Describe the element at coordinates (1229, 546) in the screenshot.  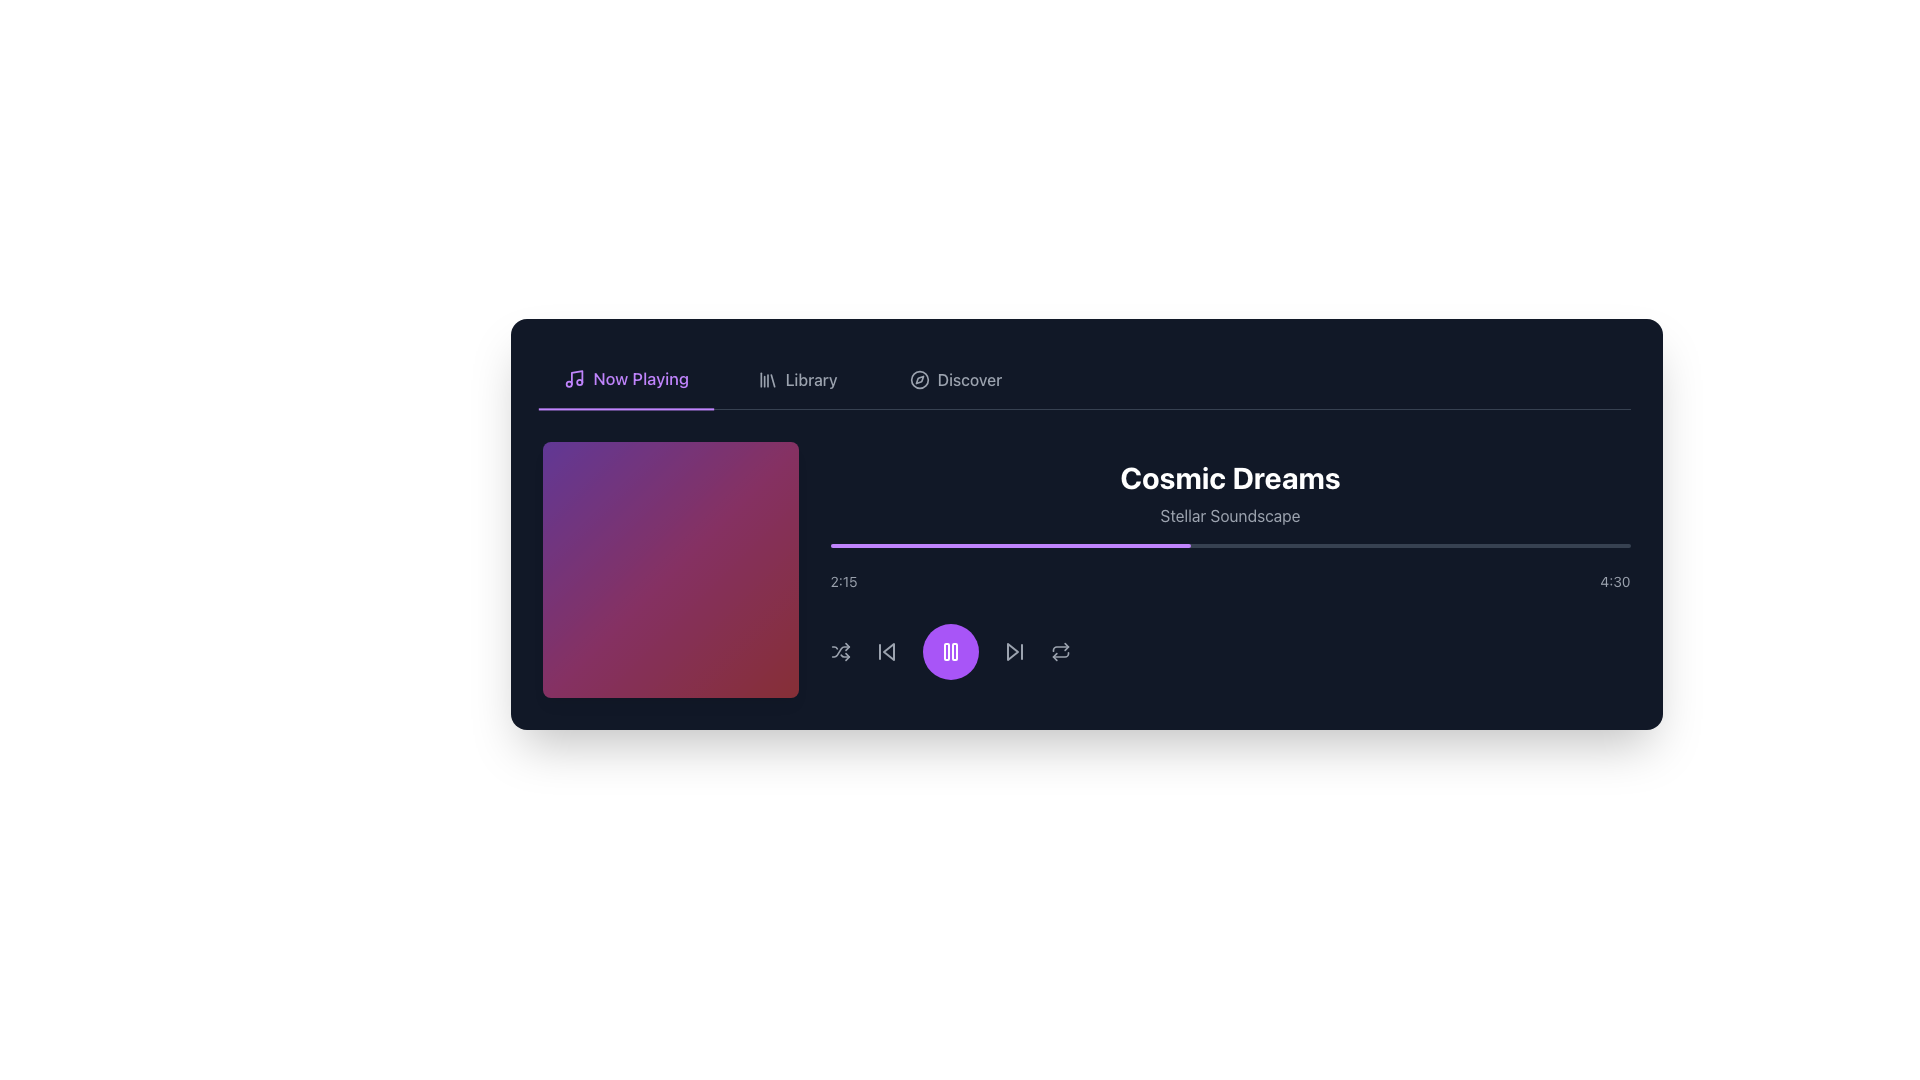
I see `the progress bar located centrally below the text 'Cosmic Dreams' and 'Stellar Soundscape', which serves as a progress indicator for ongoing playback` at that location.